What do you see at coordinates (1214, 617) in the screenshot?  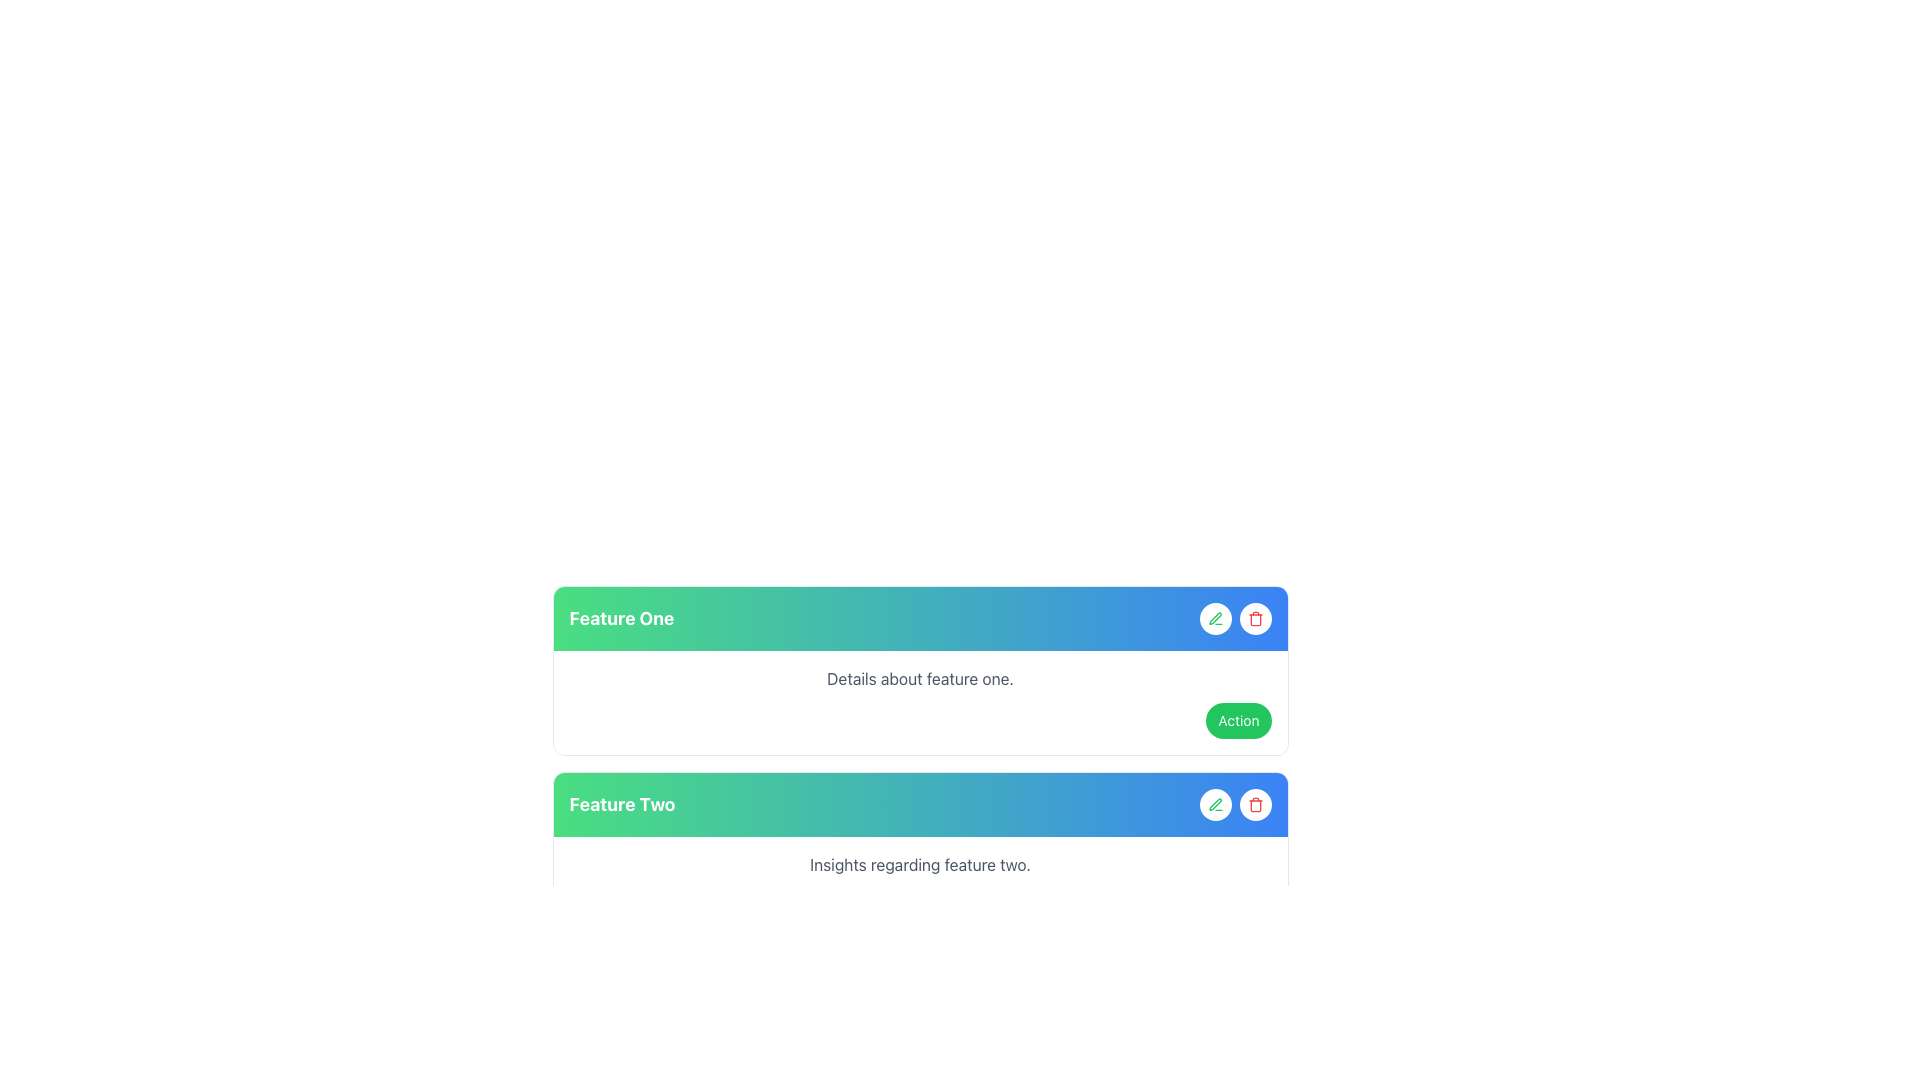 I see `the edit button located at the top-right corner of the second card labeled 'Feature Two'` at bounding box center [1214, 617].